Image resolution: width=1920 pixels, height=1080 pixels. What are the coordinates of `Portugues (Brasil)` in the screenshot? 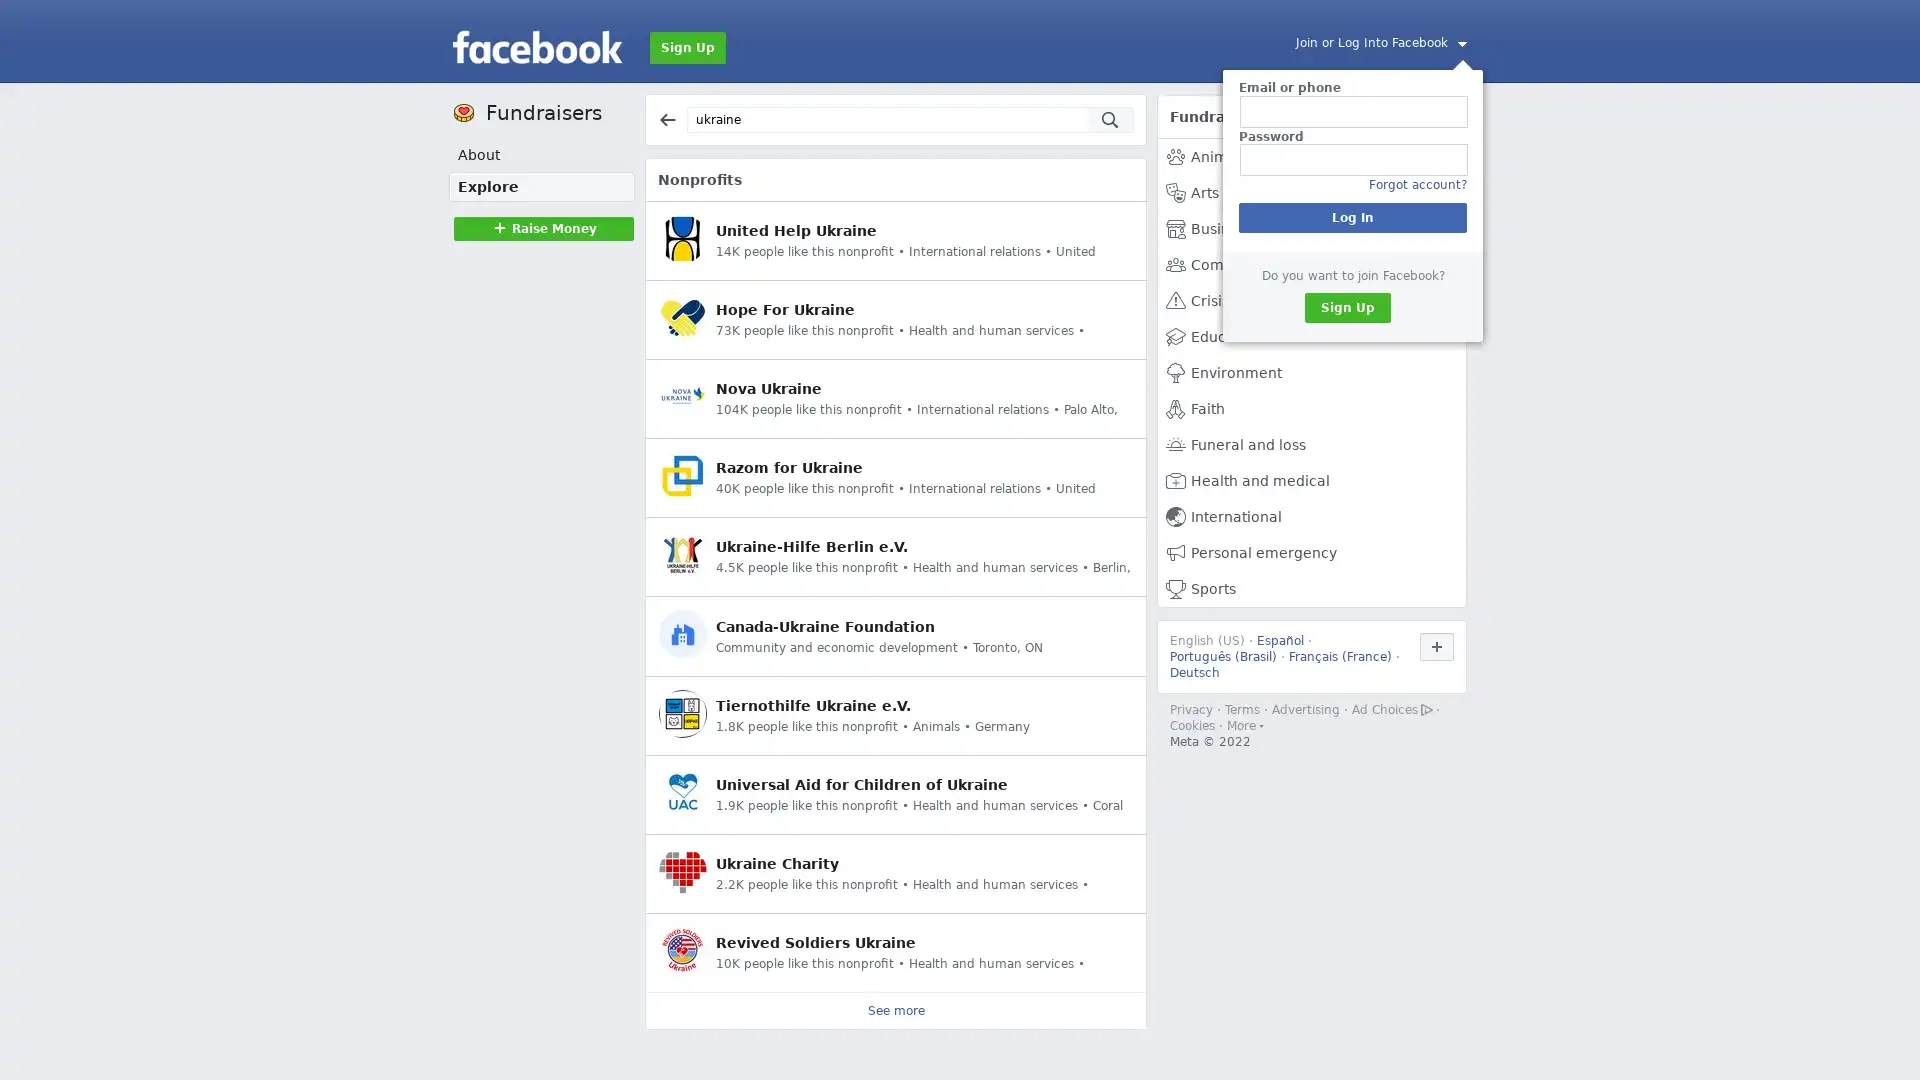 It's located at (1222, 656).